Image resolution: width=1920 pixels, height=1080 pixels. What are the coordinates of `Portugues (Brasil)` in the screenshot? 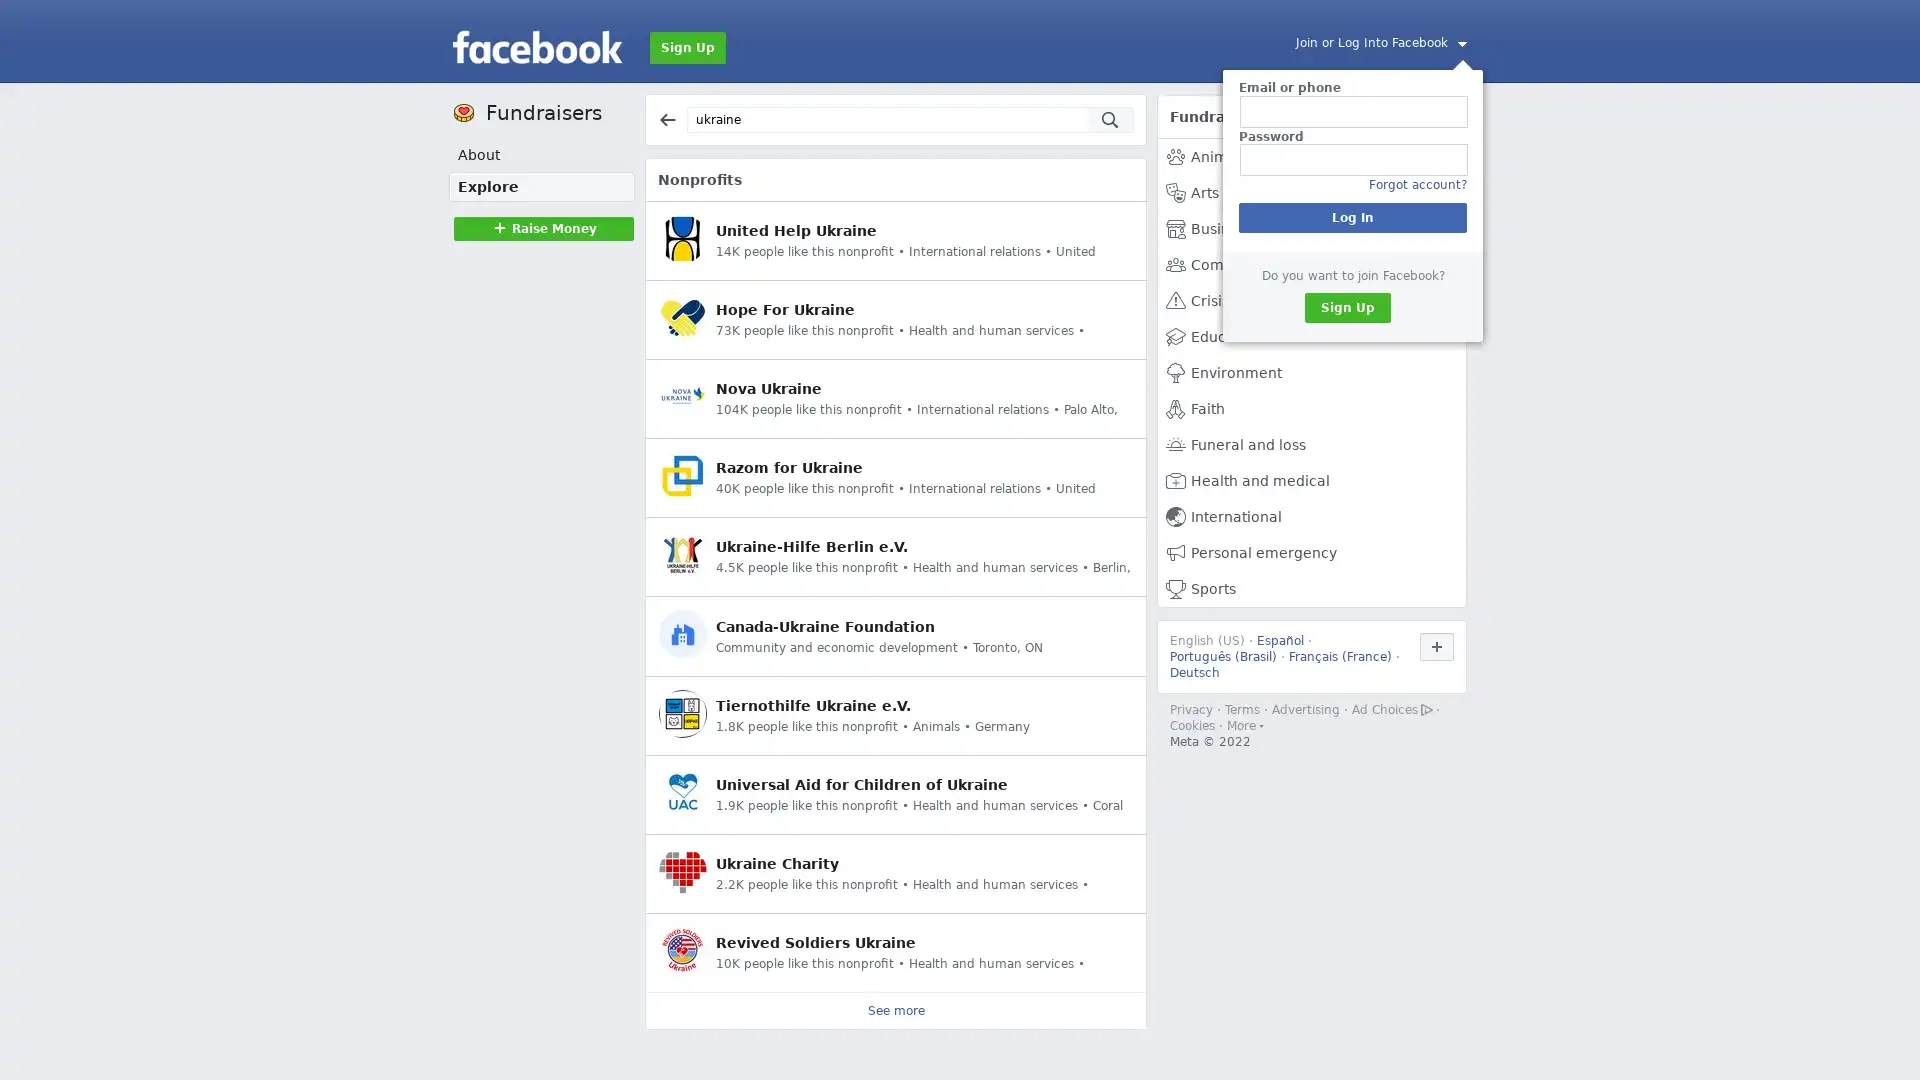 It's located at (1222, 656).